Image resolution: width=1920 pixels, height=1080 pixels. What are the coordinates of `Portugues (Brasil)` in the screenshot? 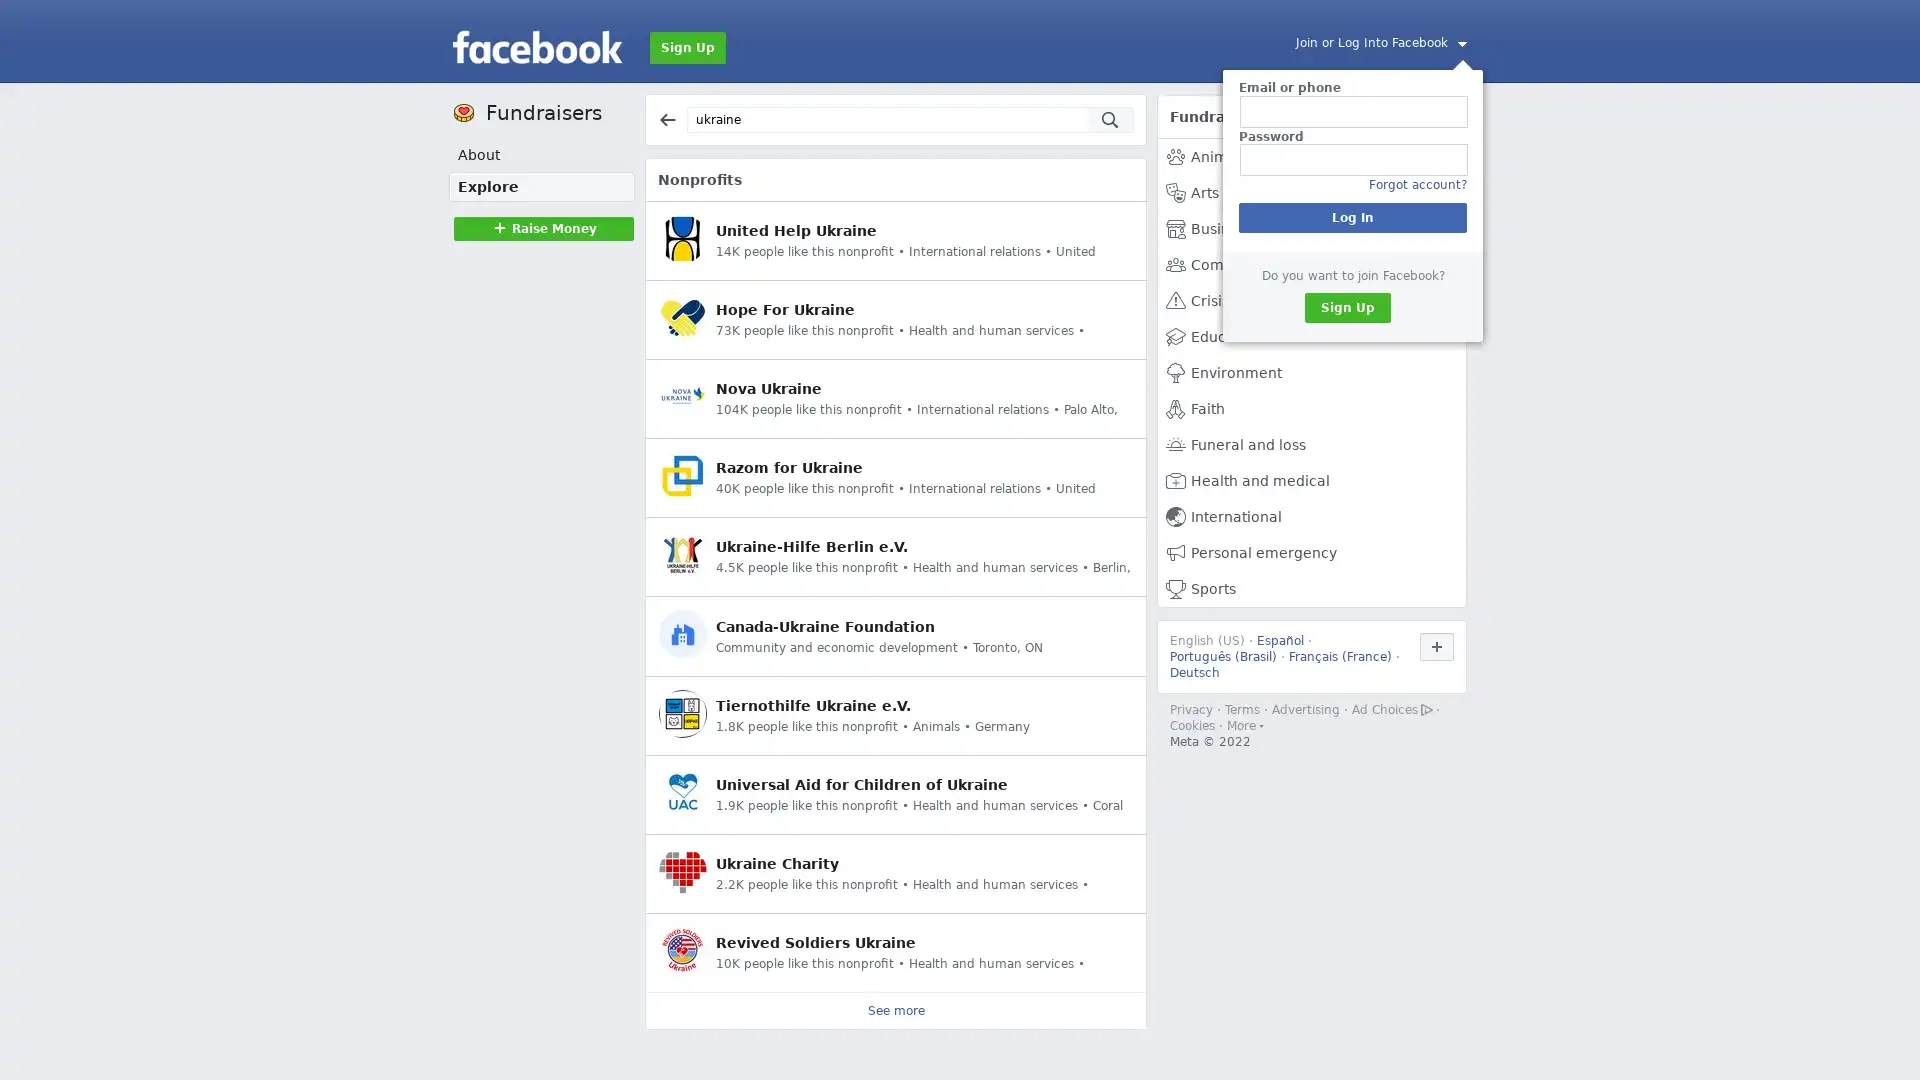 It's located at (1222, 656).